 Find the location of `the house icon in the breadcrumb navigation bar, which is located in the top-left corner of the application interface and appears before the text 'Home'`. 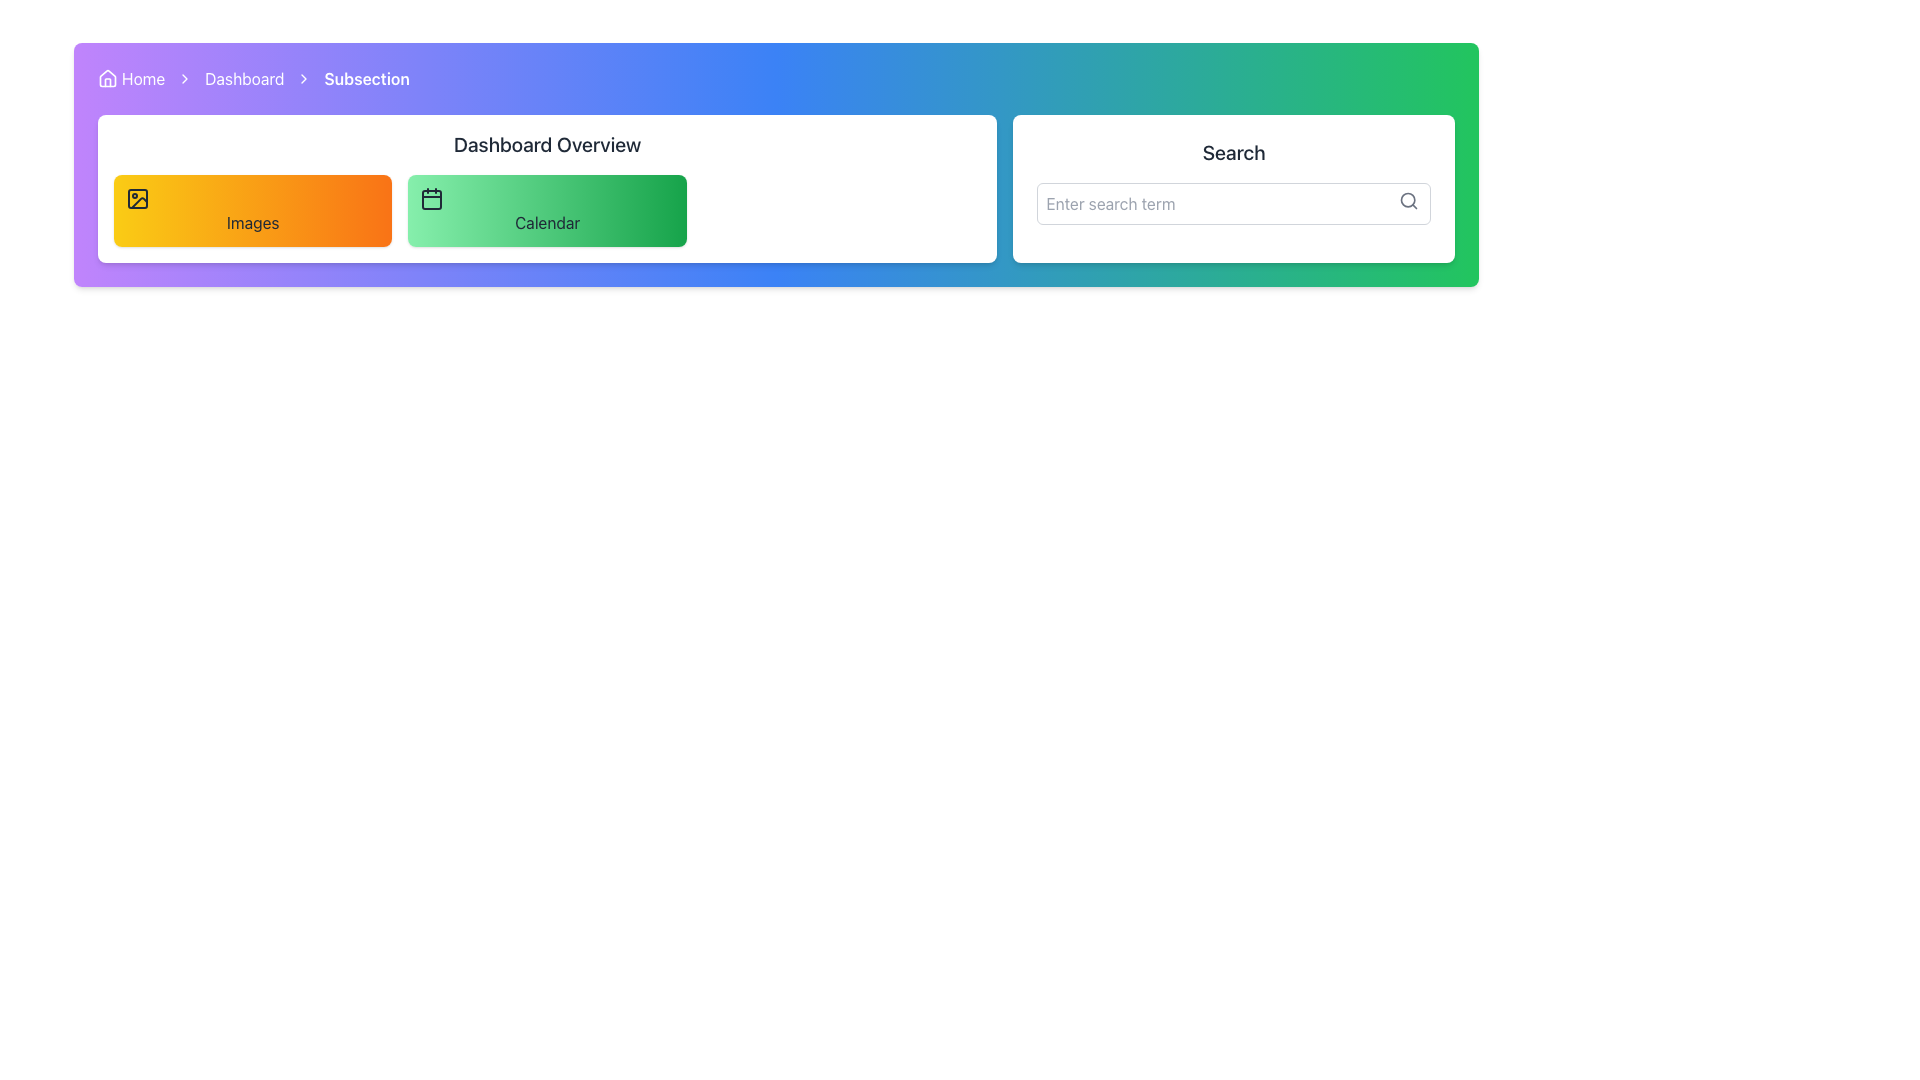

the house icon in the breadcrumb navigation bar, which is located in the top-left corner of the application interface and appears before the text 'Home' is located at coordinates (107, 76).